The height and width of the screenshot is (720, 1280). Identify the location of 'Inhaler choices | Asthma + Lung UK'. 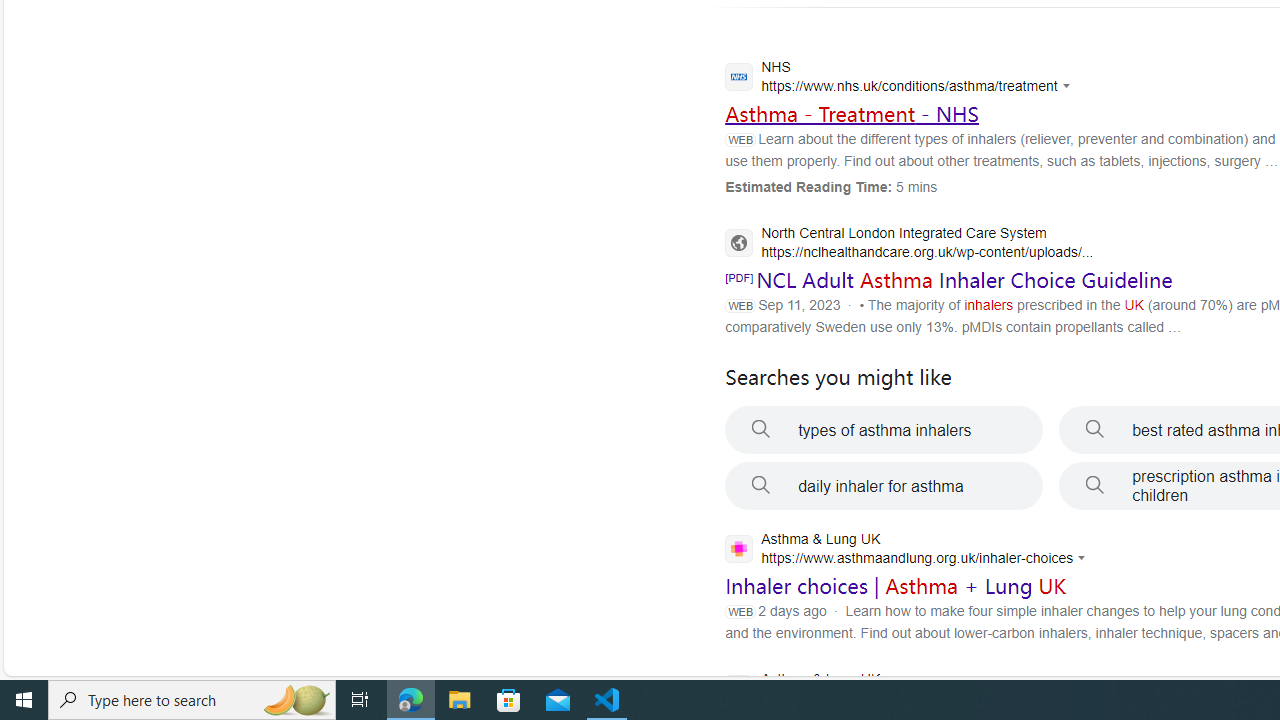
(895, 585).